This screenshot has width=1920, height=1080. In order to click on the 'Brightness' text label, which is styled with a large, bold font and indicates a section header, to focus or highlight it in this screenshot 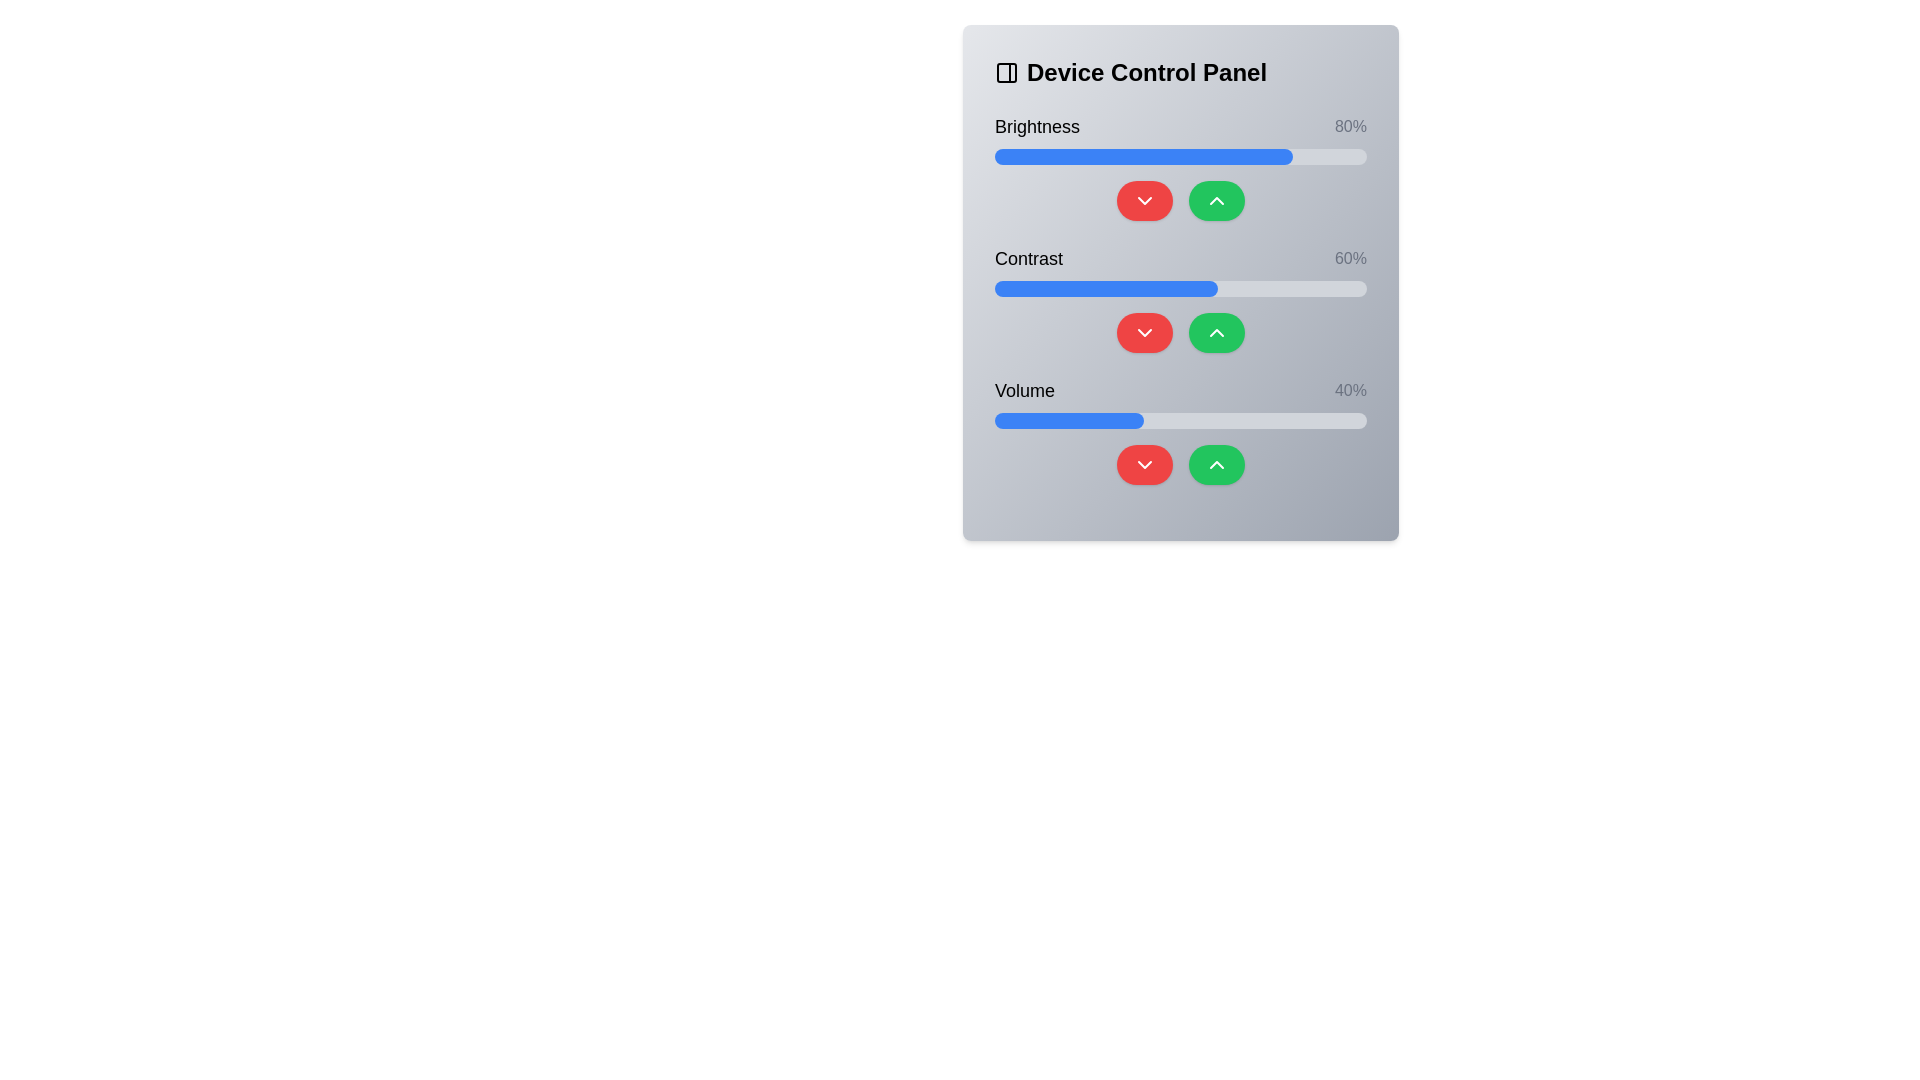, I will do `click(1037, 127)`.